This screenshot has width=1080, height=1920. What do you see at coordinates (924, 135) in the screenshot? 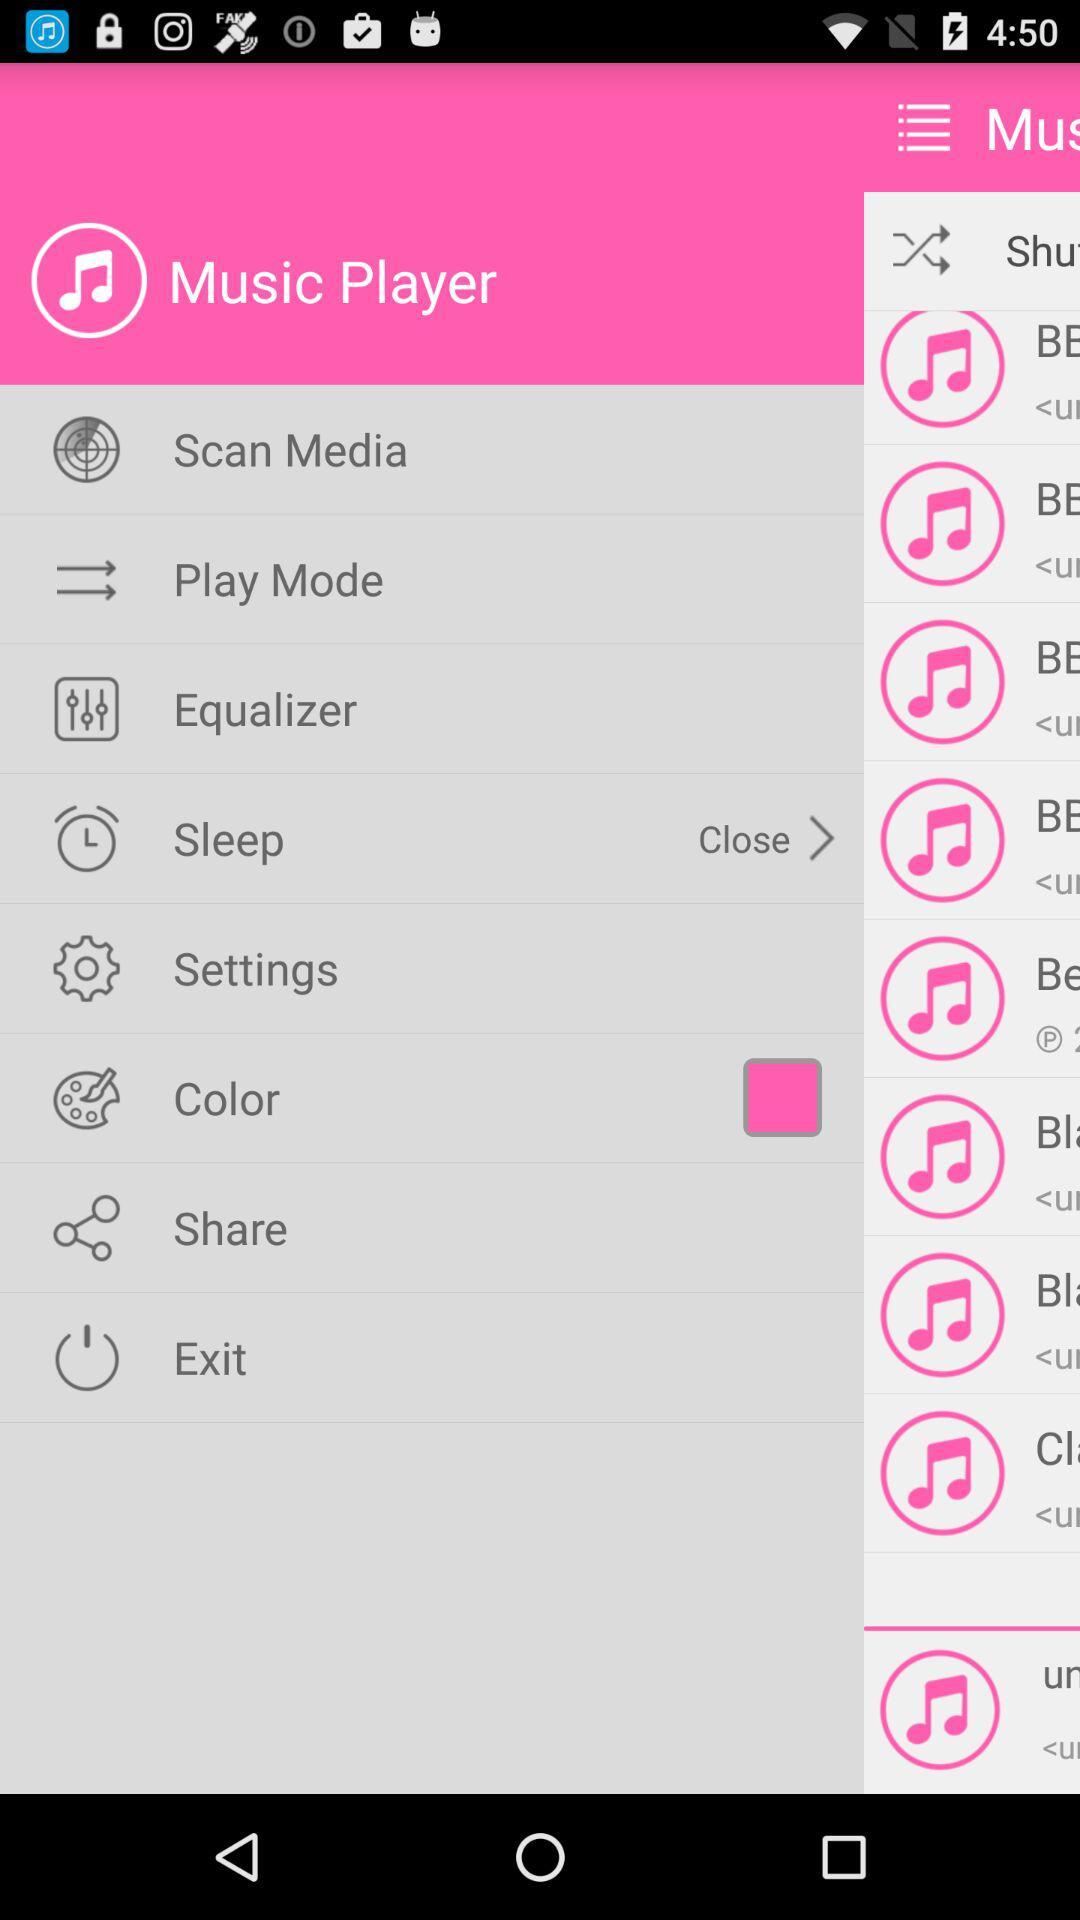
I see `the list icon` at bounding box center [924, 135].